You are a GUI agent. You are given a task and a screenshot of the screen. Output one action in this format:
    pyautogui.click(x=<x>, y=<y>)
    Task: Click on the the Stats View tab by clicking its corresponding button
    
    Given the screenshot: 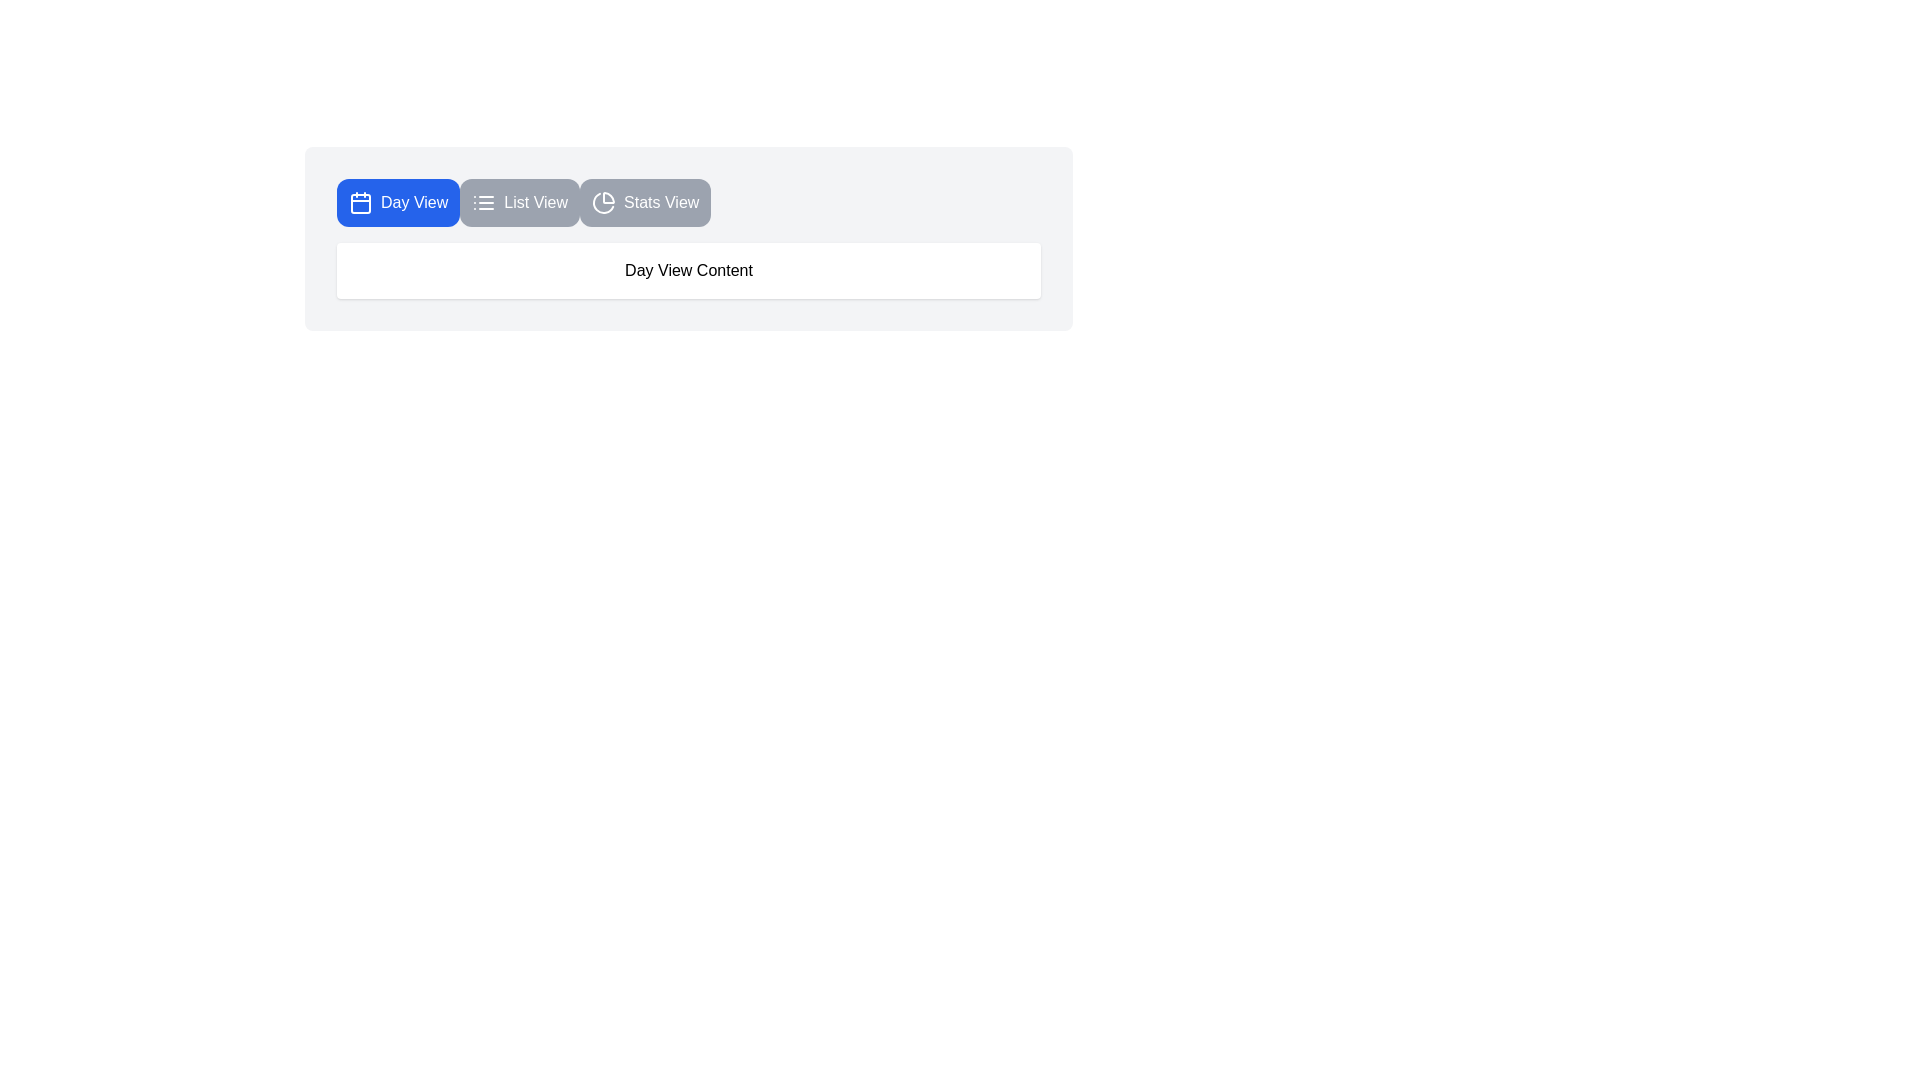 What is the action you would take?
    pyautogui.click(x=644, y=203)
    